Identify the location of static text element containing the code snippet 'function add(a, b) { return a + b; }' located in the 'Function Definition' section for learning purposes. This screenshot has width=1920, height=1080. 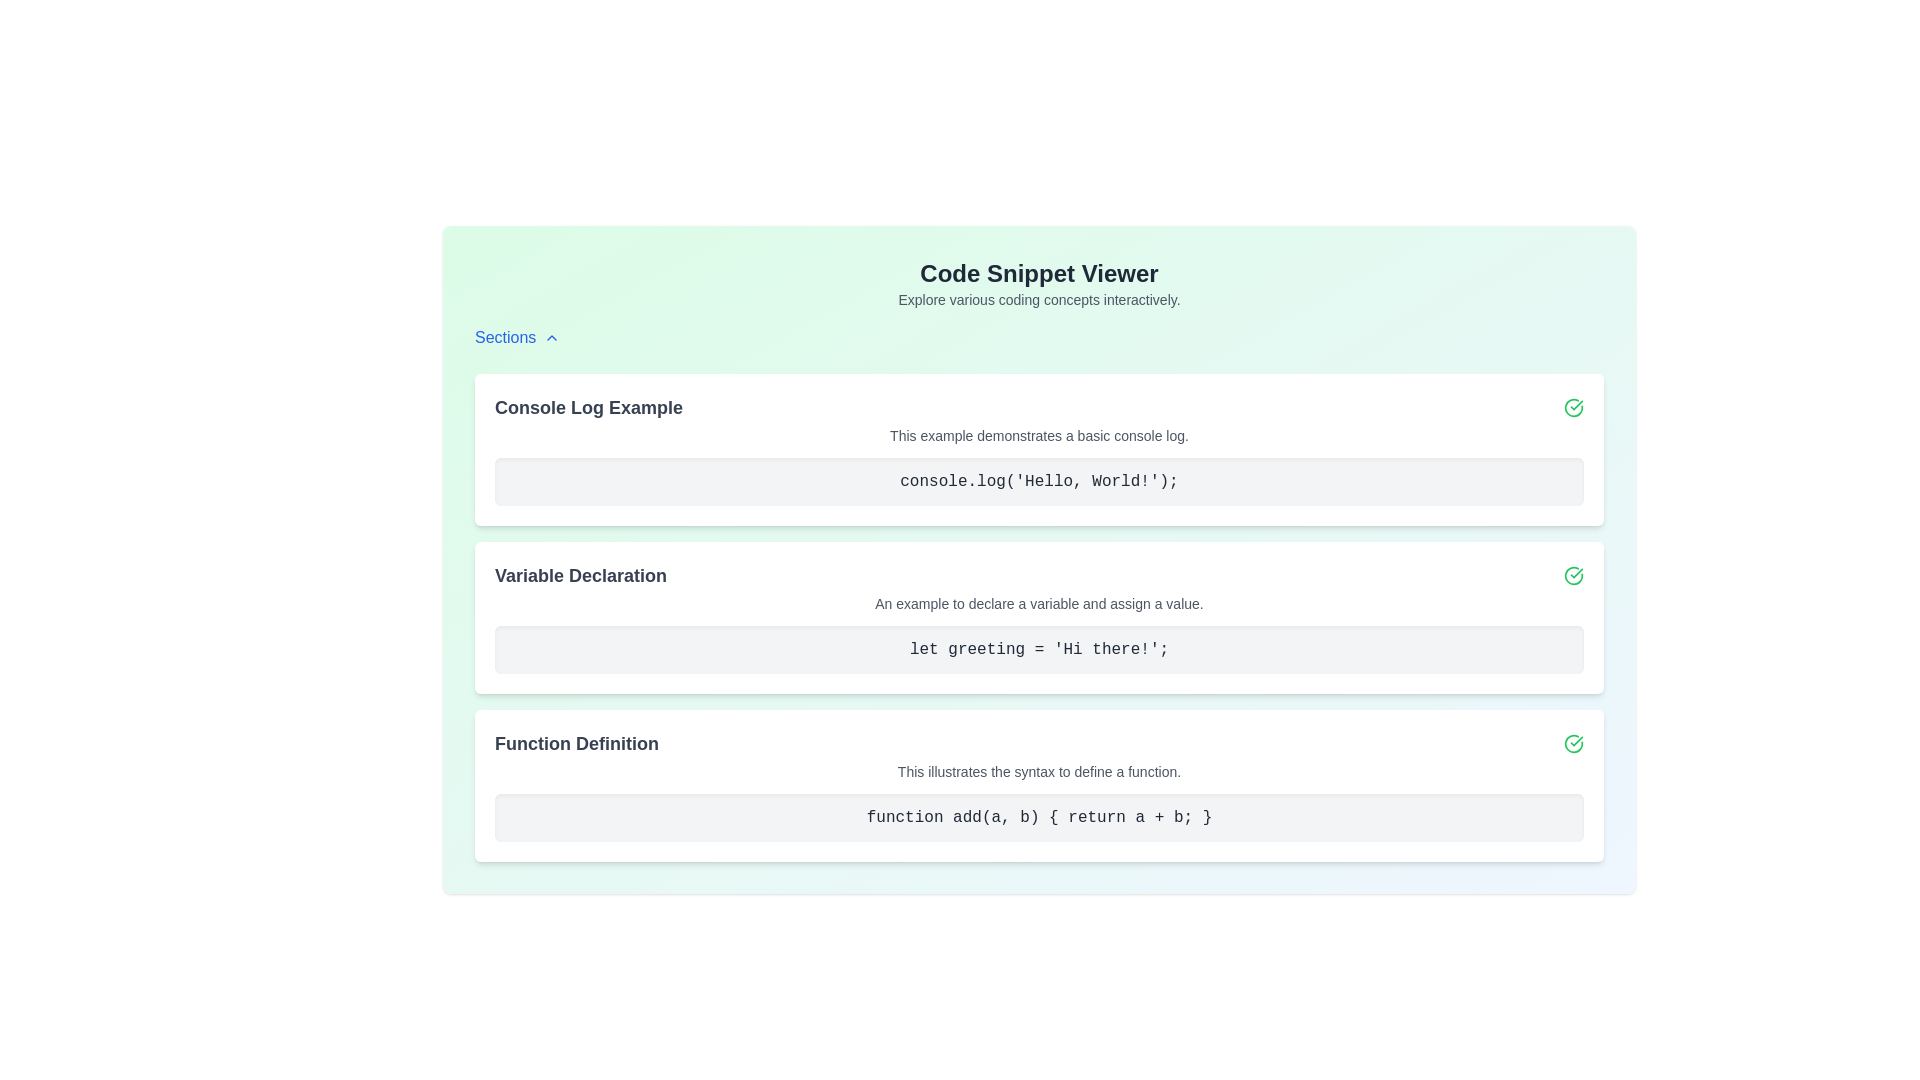
(1039, 817).